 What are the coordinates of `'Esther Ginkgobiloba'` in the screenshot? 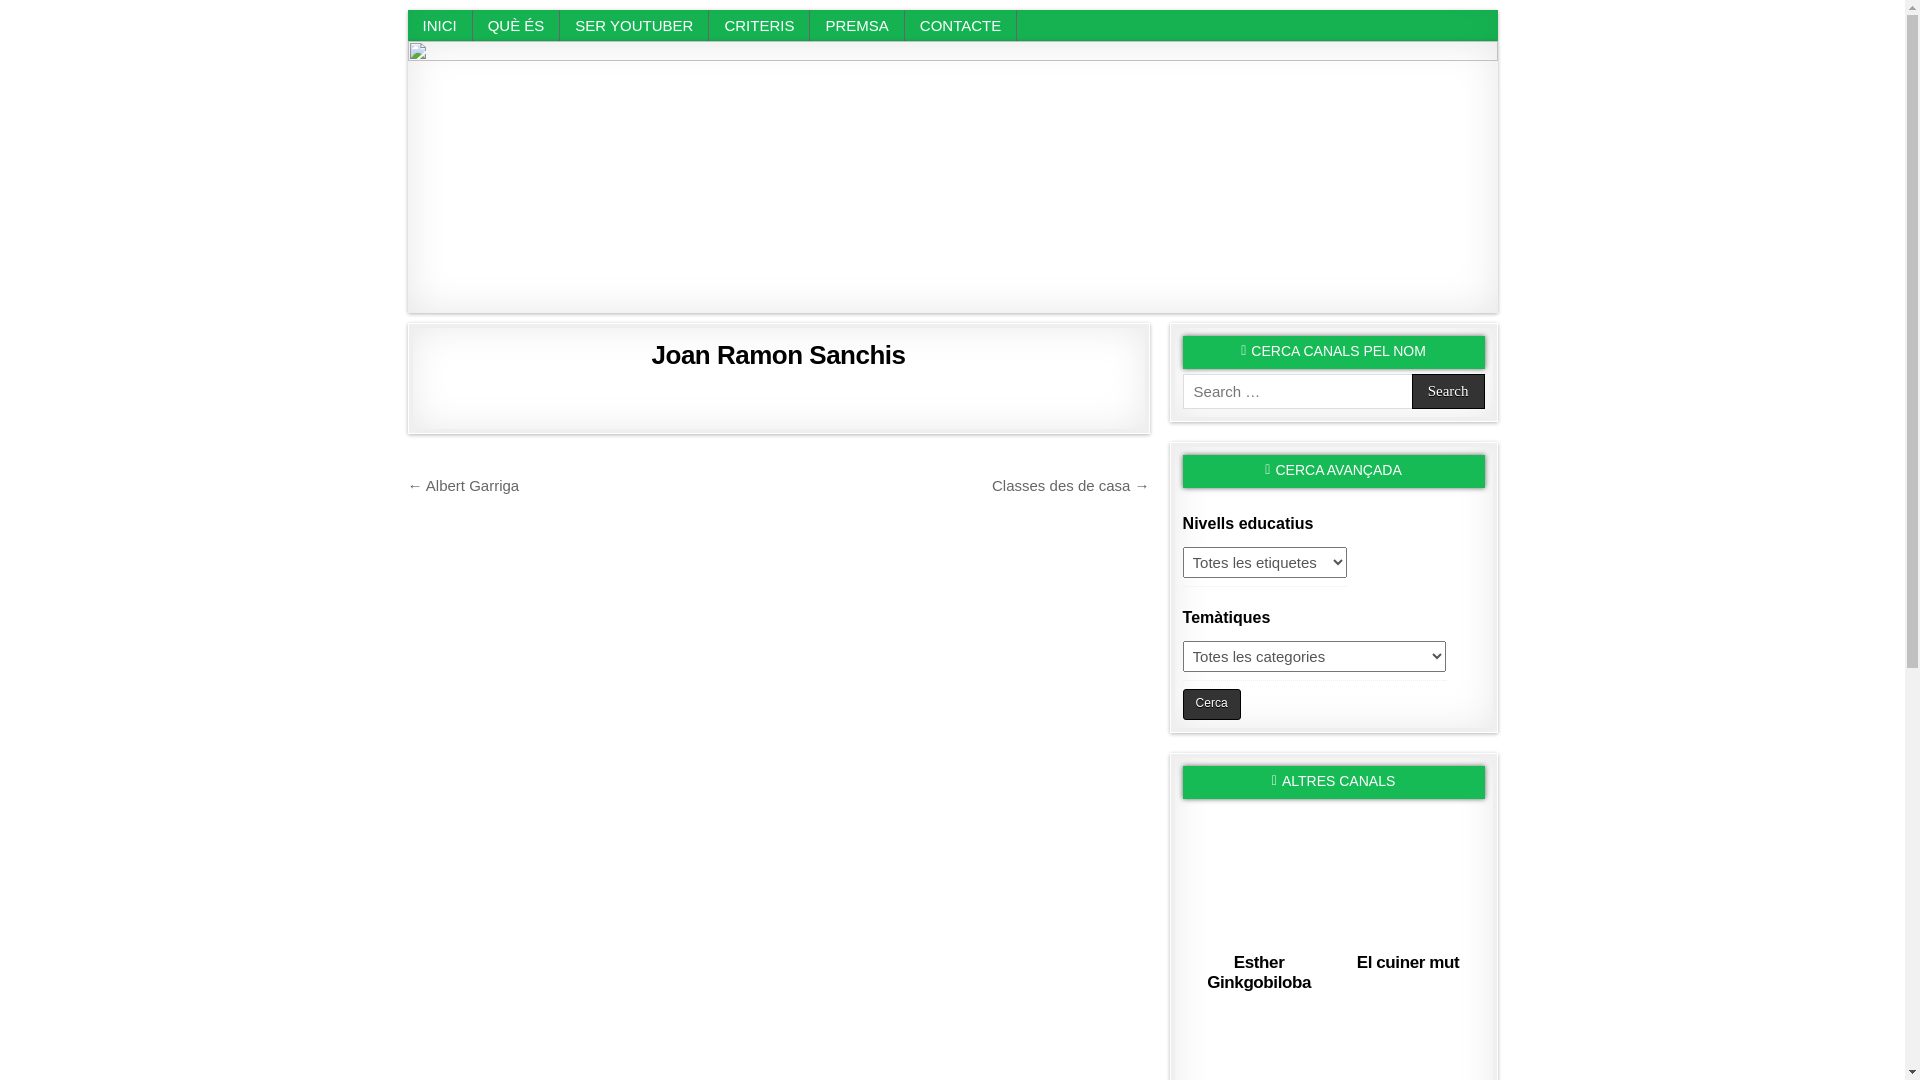 It's located at (1257, 971).